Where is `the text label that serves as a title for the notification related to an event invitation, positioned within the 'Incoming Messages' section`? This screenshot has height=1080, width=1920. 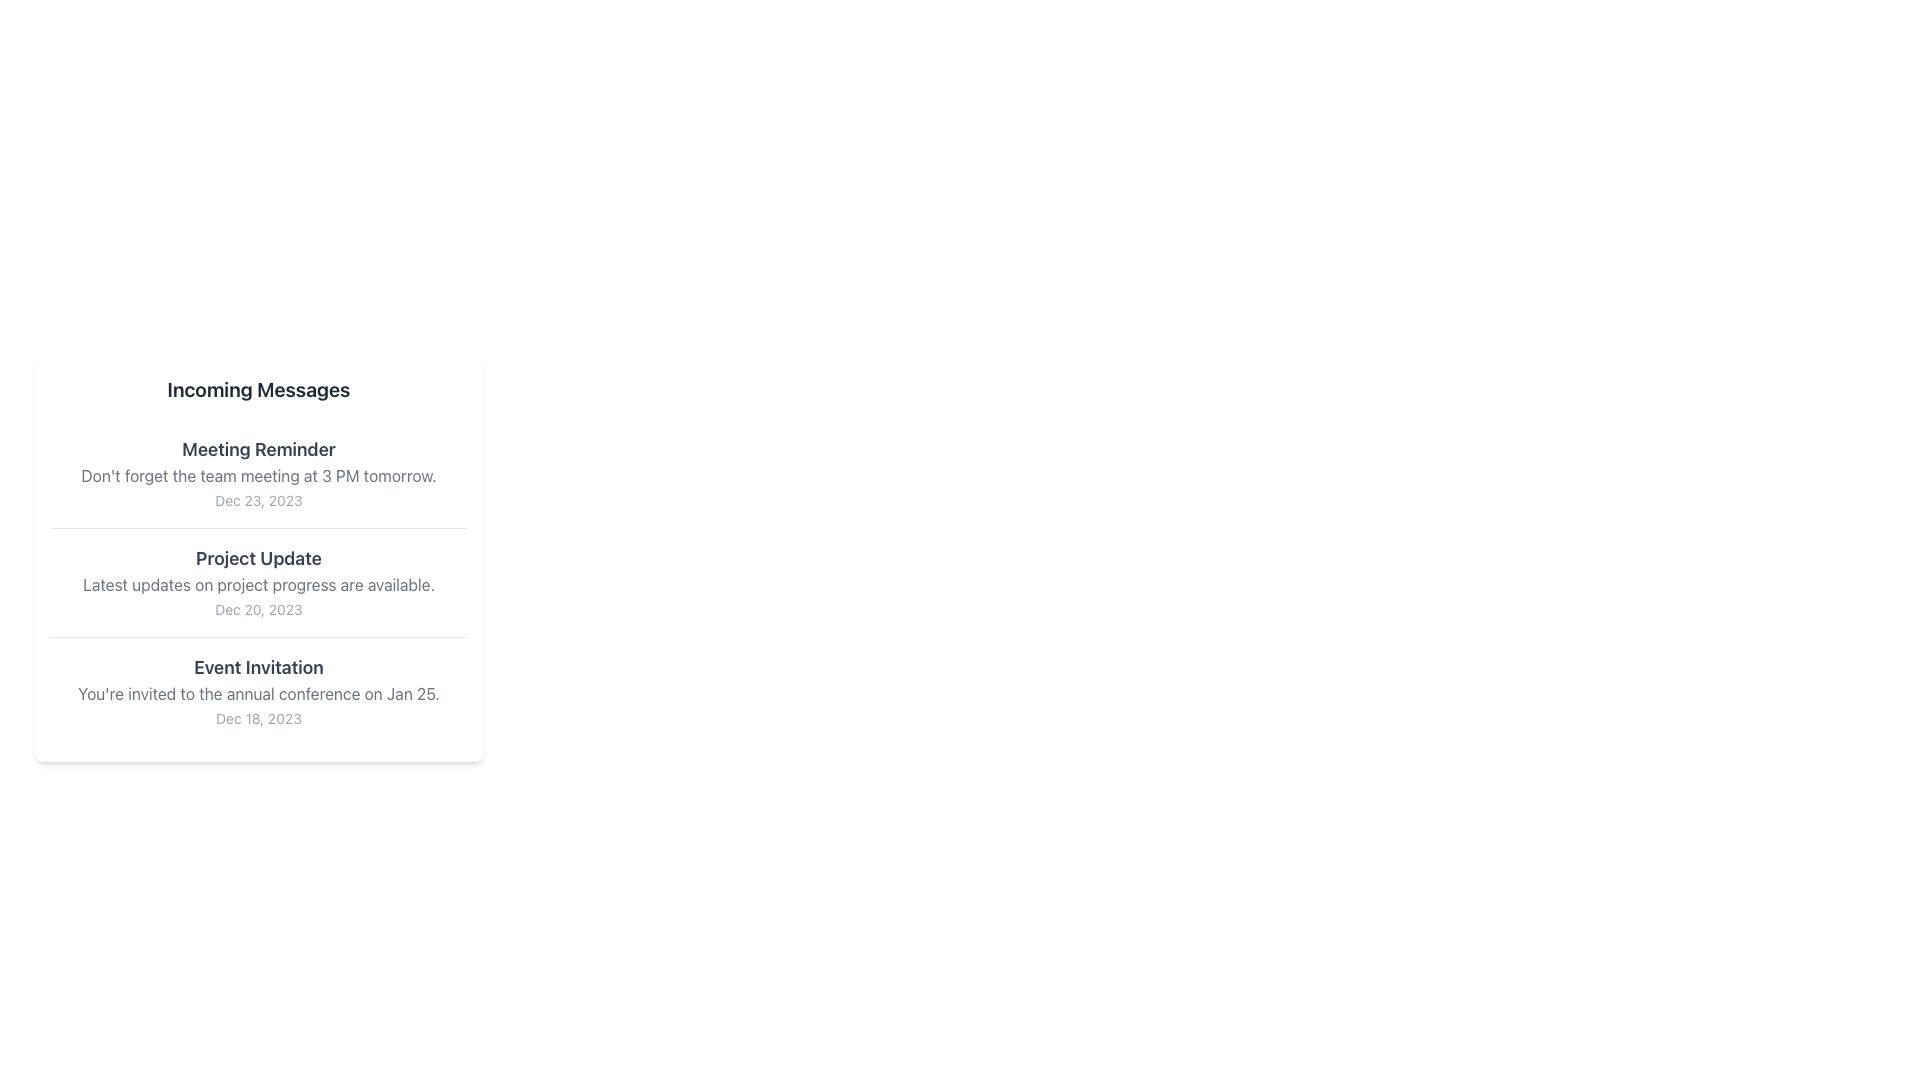
the text label that serves as a title for the notification related to an event invitation, positioned within the 'Incoming Messages' section is located at coordinates (258, 667).